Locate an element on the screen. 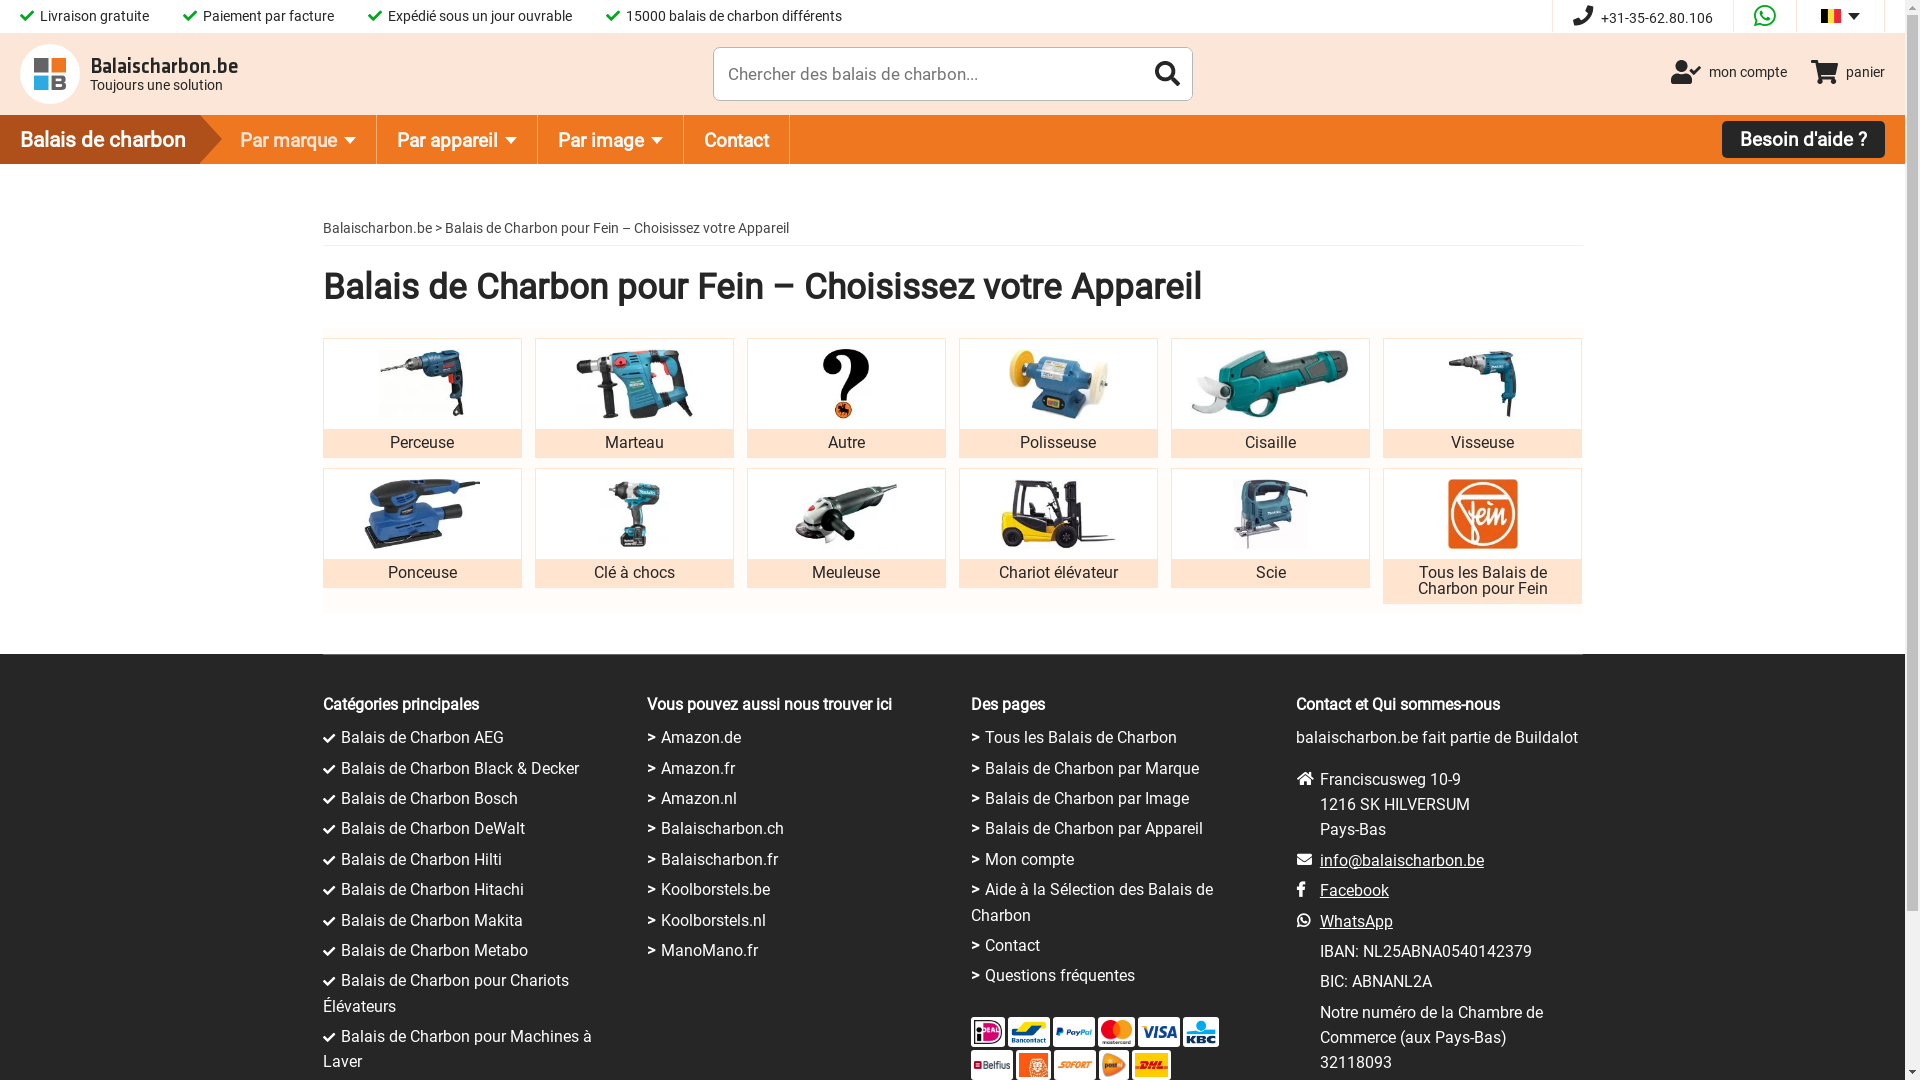 The image size is (1920, 1080). 'Balaischarbon.be is located at coordinates (128, 72).